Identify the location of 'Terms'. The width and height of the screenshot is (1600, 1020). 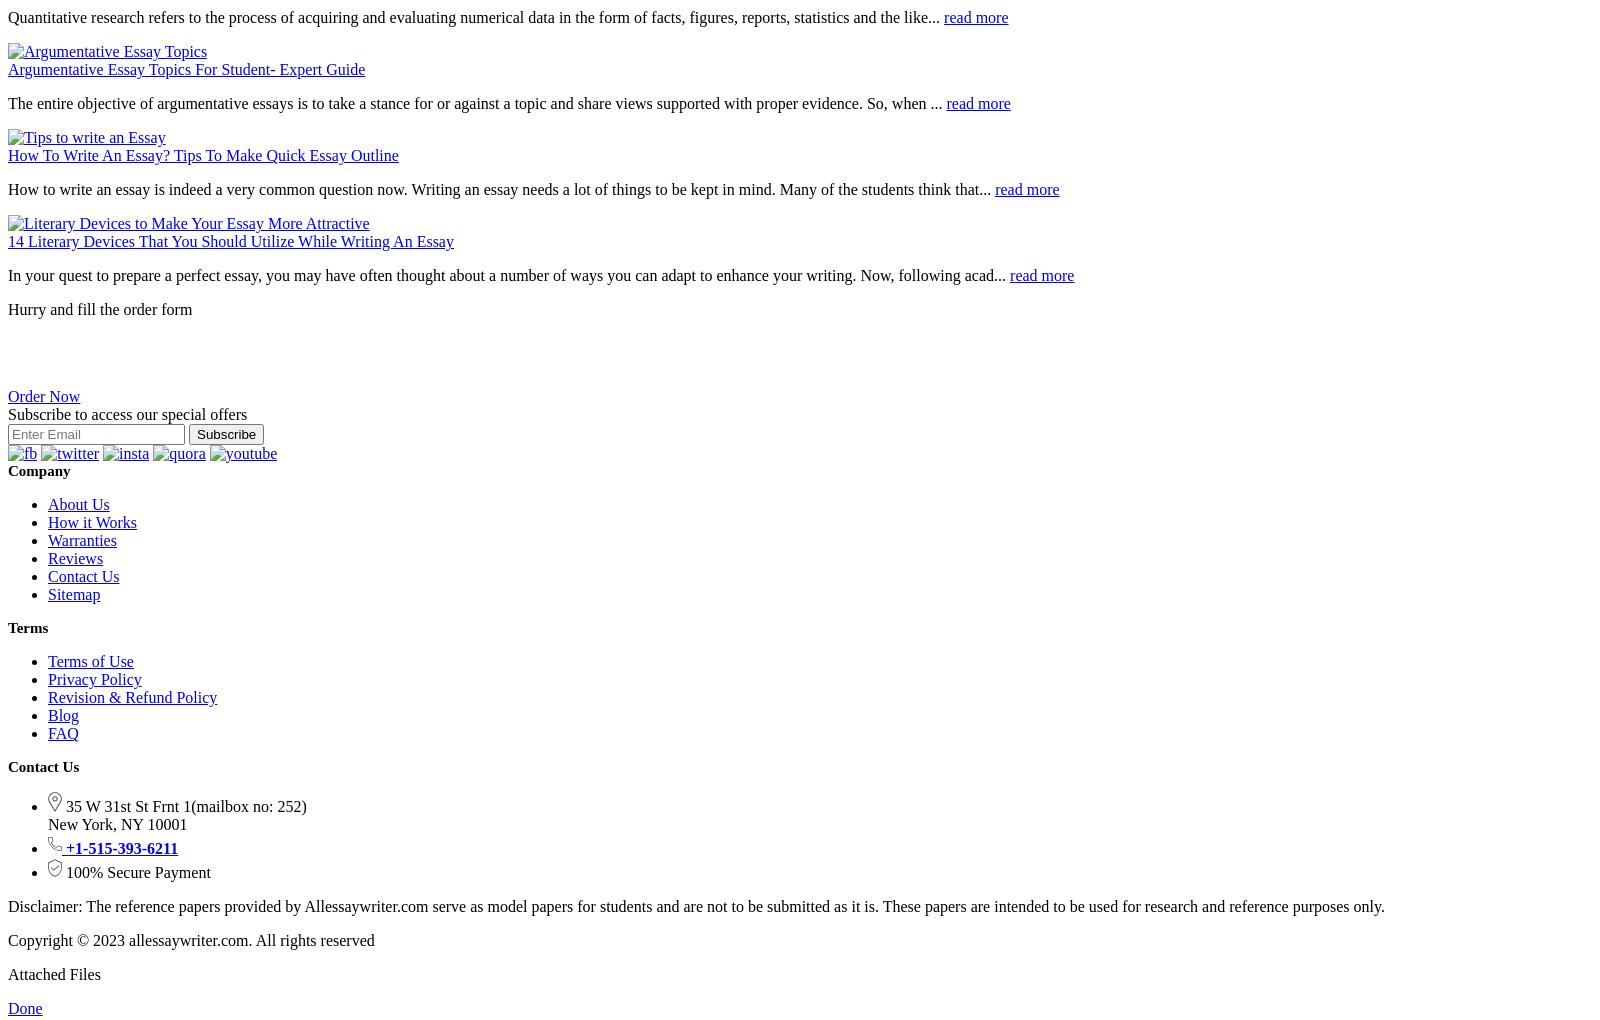
(27, 627).